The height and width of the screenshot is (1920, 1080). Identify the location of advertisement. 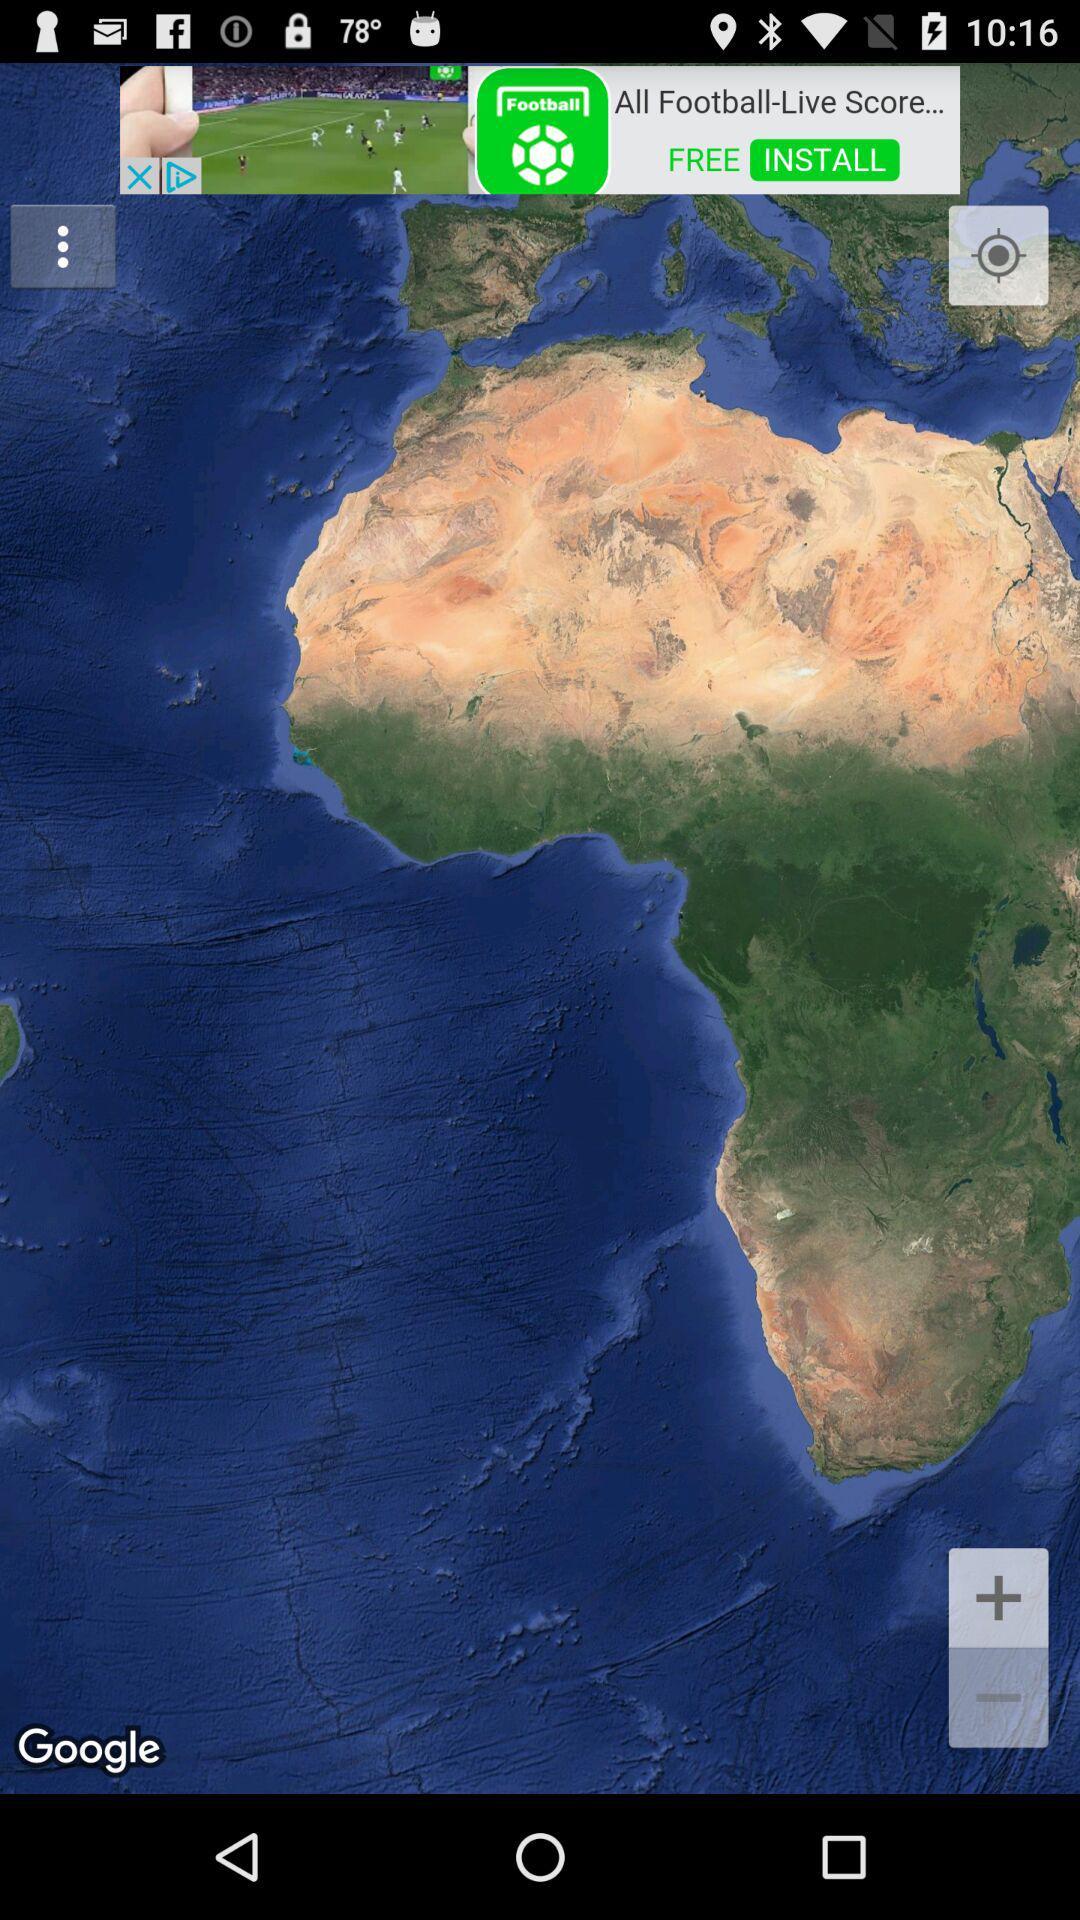
(540, 127).